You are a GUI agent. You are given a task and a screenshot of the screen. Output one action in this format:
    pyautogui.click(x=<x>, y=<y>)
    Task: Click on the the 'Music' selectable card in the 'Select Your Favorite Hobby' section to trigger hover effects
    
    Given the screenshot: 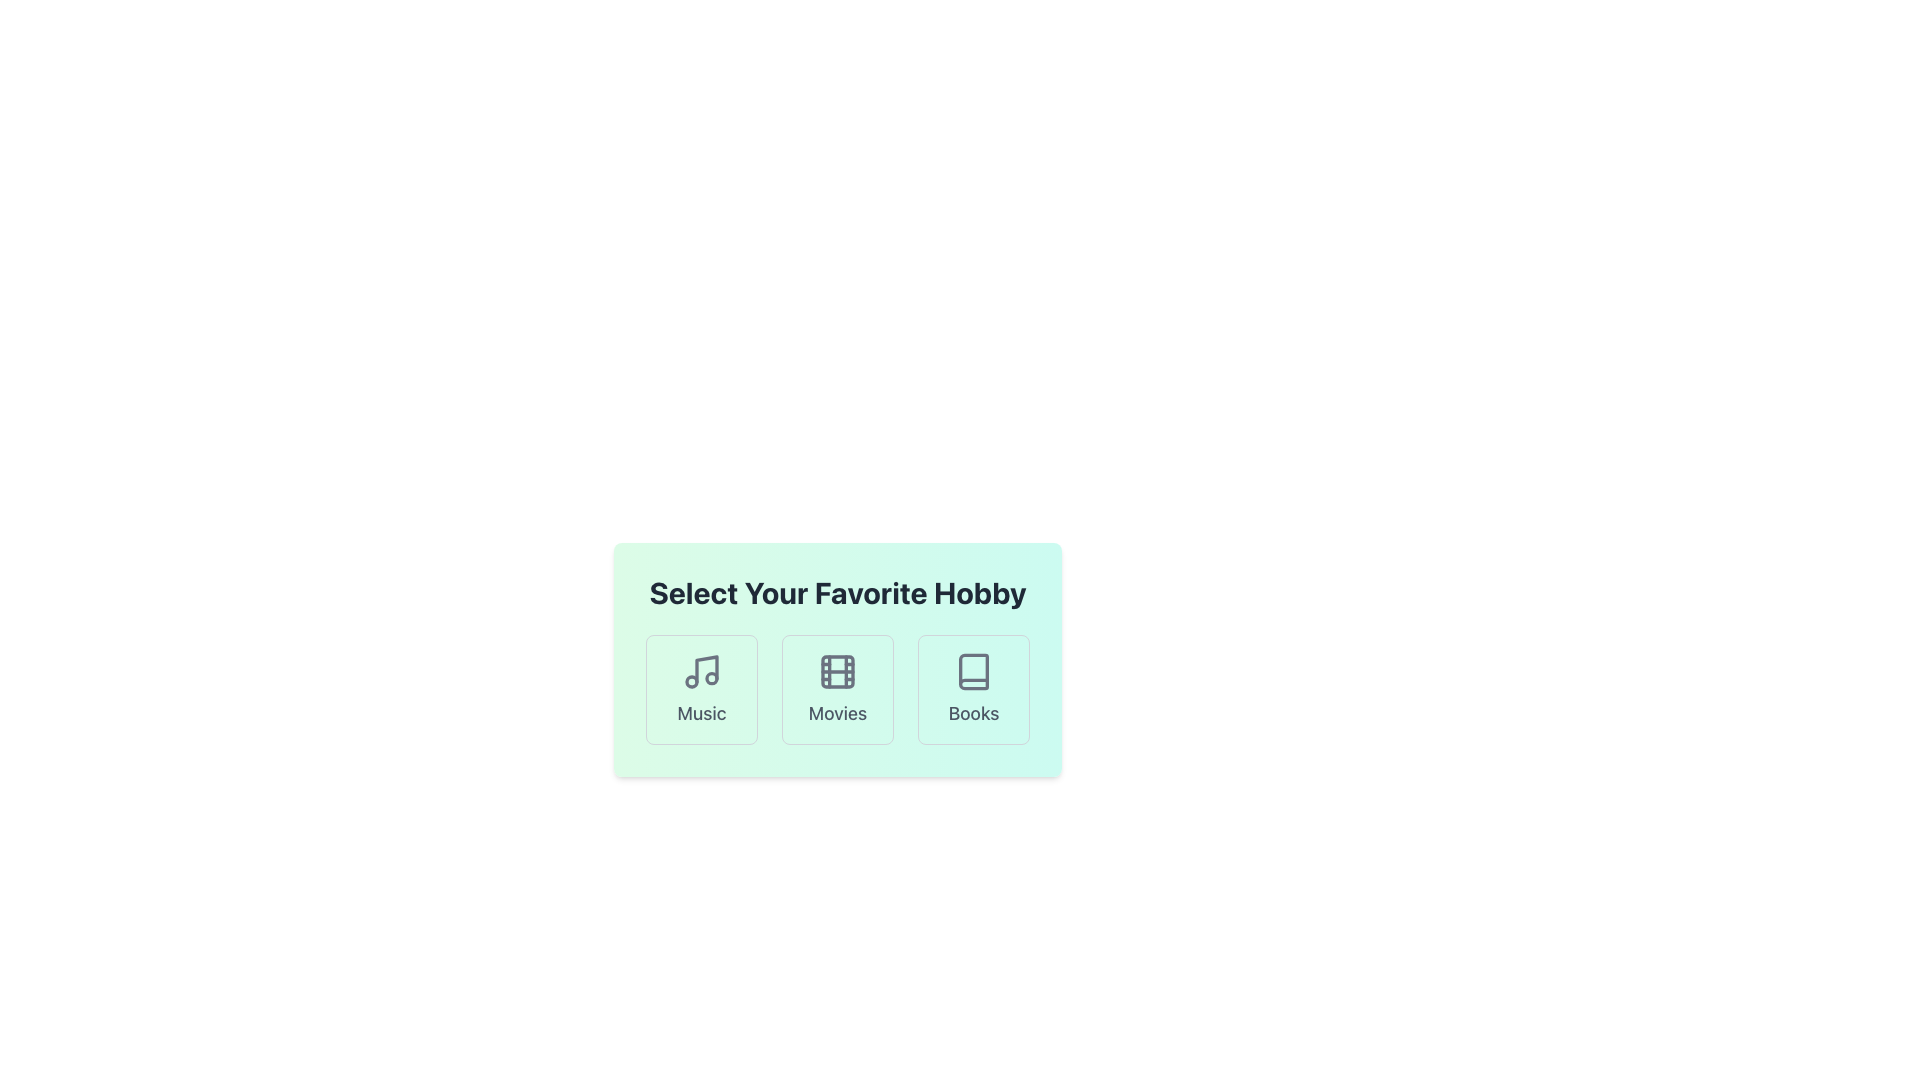 What is the action you would take?
    pyautogui.click(x=701, y=689)
    